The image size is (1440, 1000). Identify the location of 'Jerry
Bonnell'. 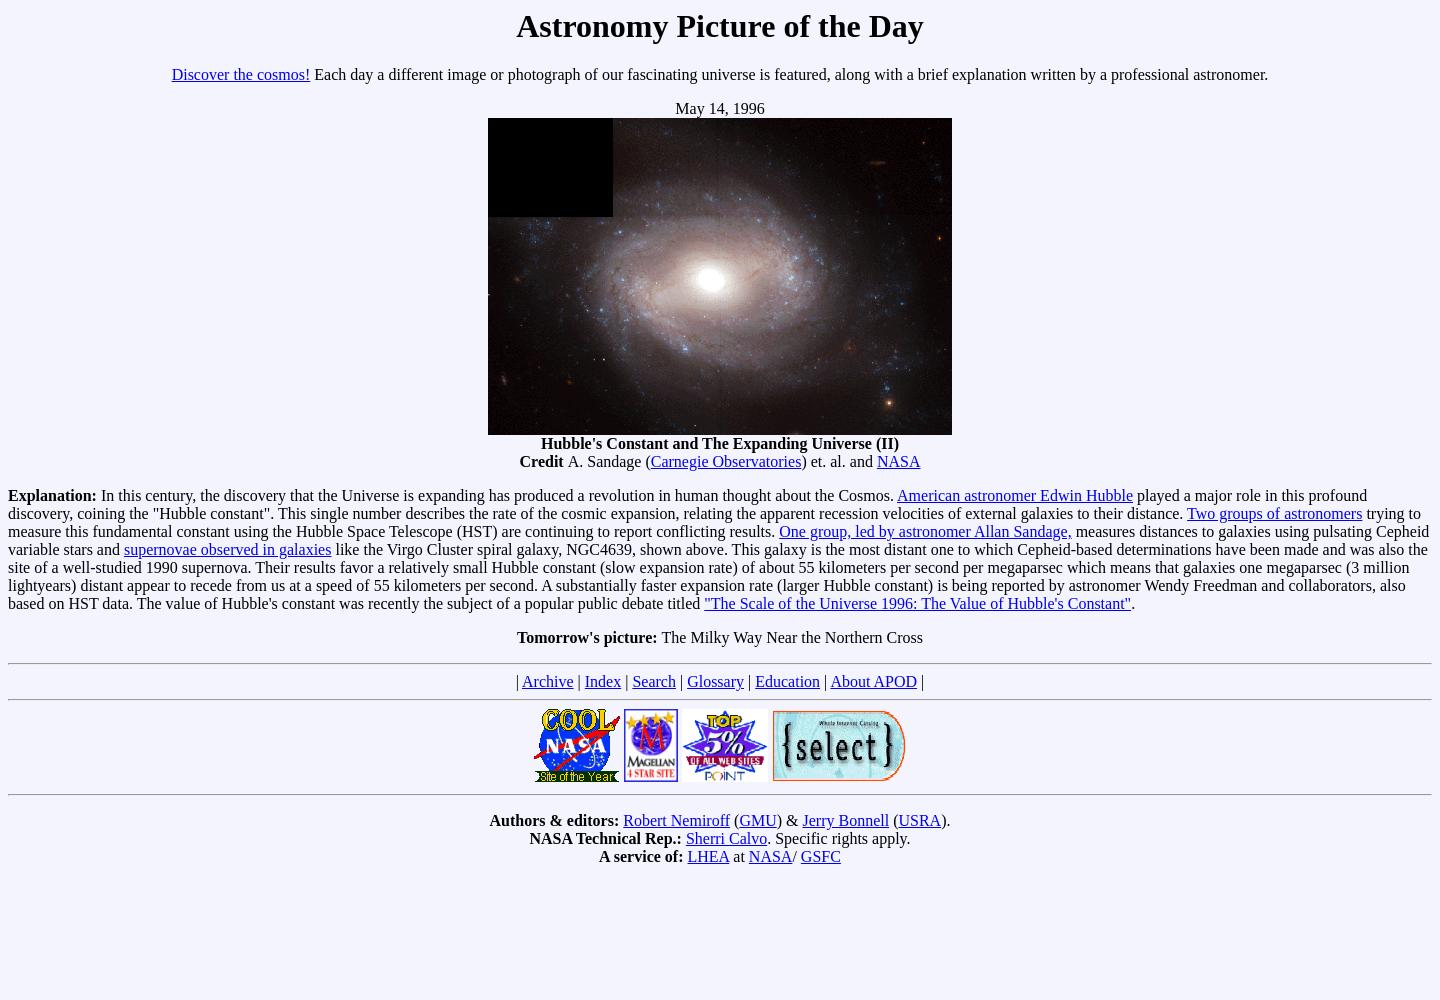
(844, 819).